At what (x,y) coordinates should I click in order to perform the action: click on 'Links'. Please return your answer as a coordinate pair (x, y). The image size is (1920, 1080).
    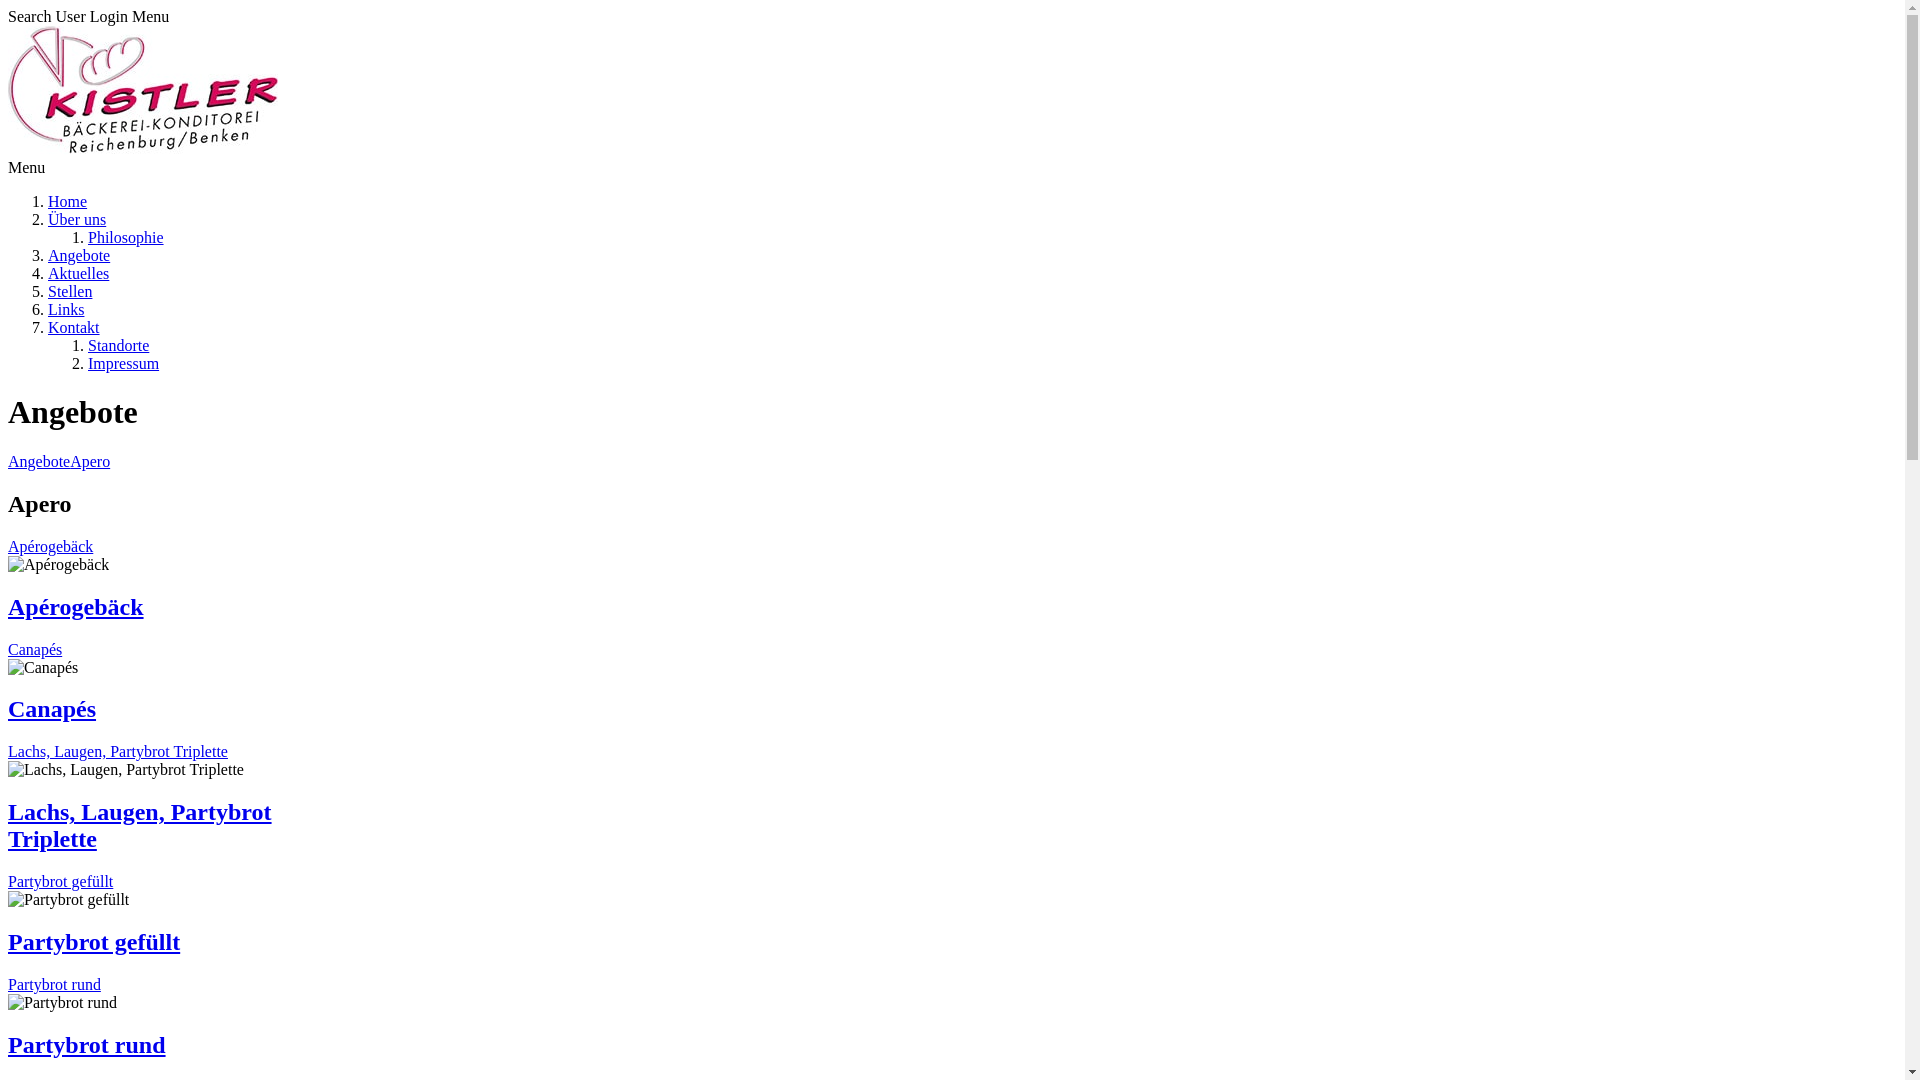
    Looking at the image, I should click on (66, 309).